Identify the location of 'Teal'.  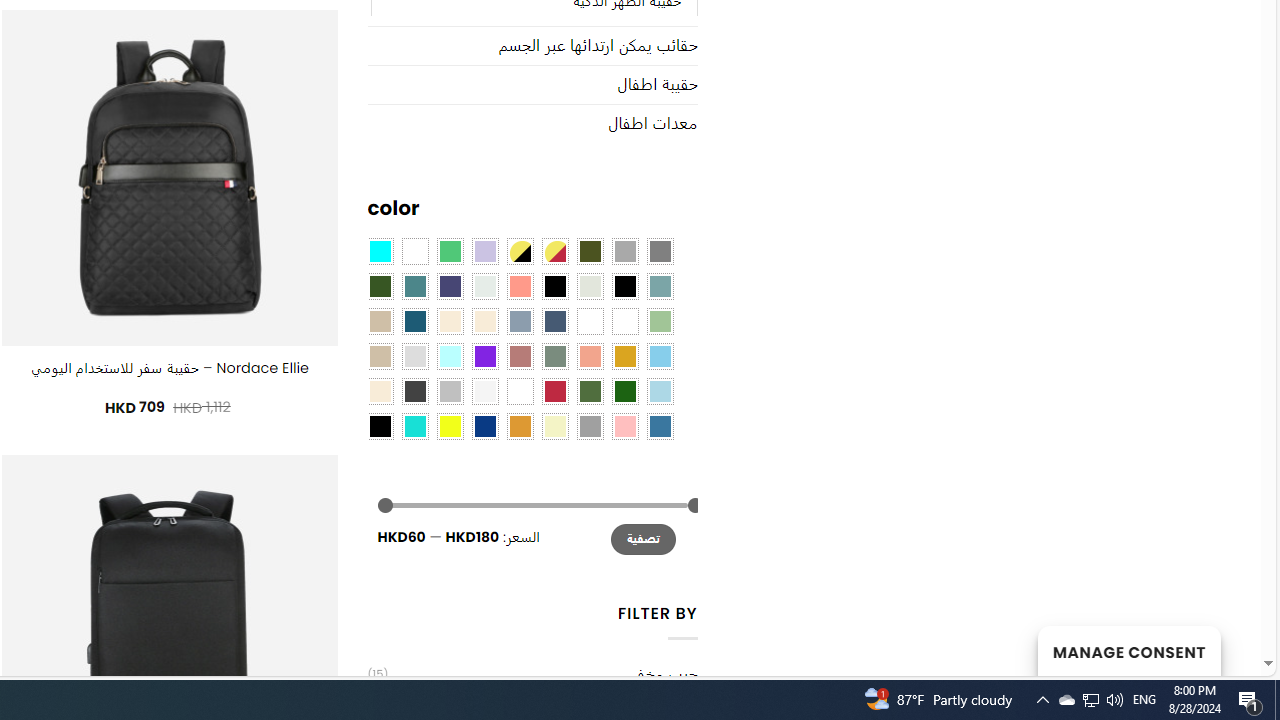
(413, 285).